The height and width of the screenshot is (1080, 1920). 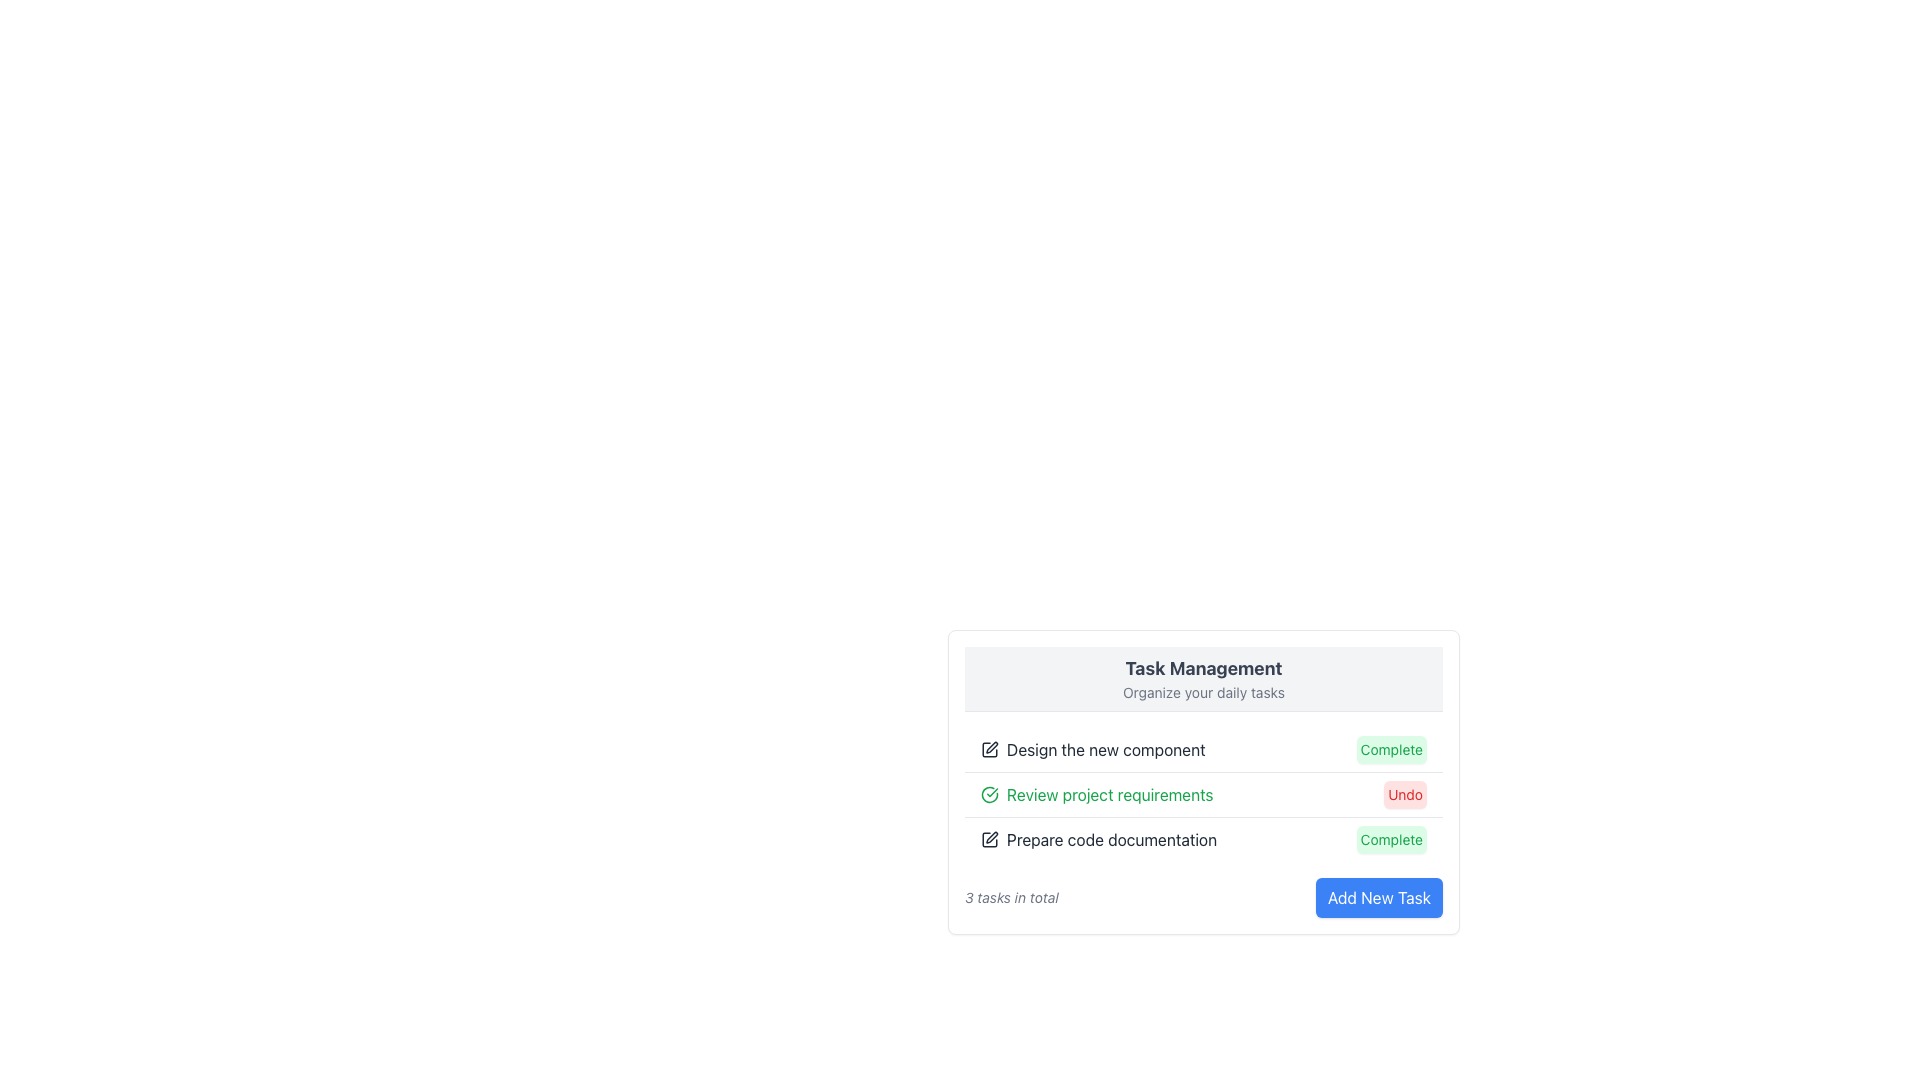 What do you see at coordinates (1098, 840) in the screenshot?
I see `text label that identifies a task in the task management section, located in the third row of the vertical task list under 'Task Management', next to the 'Complete' button` at bounding box center [1098, 840].